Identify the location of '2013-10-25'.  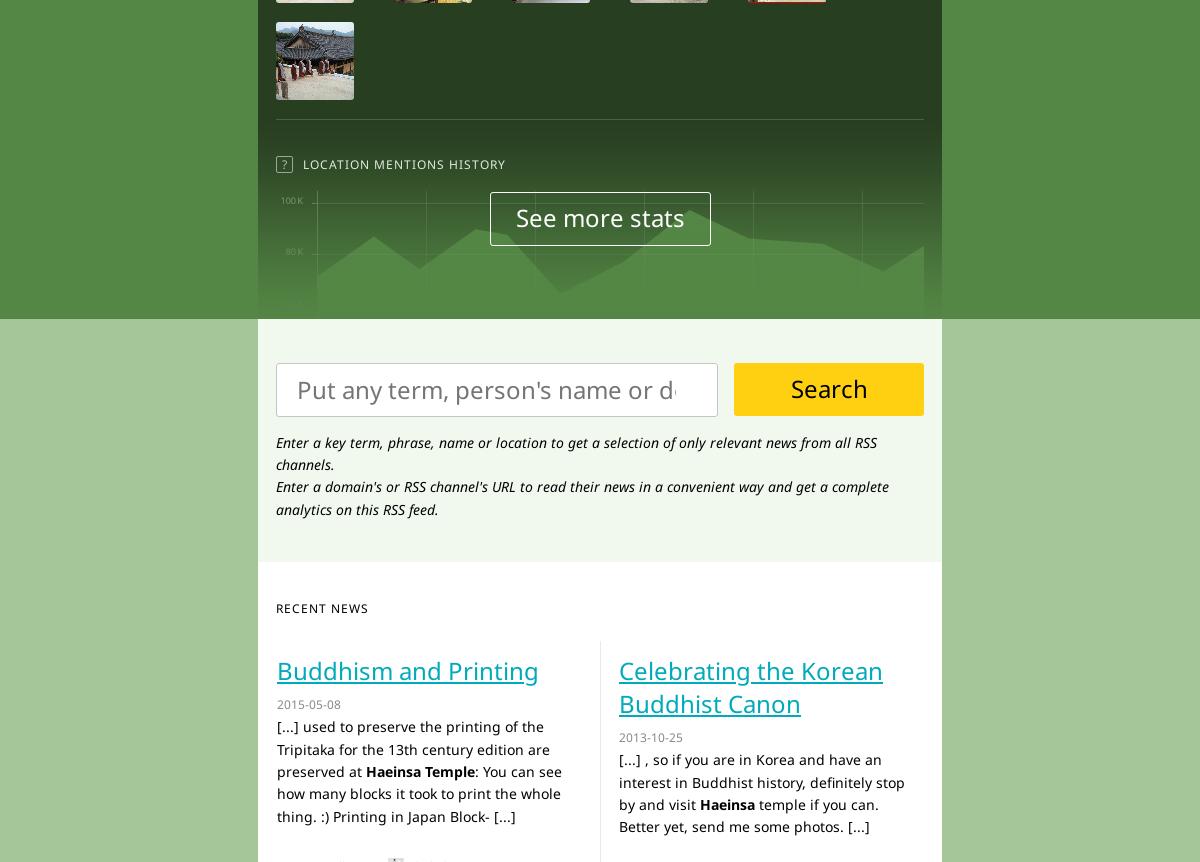
(651, 737).